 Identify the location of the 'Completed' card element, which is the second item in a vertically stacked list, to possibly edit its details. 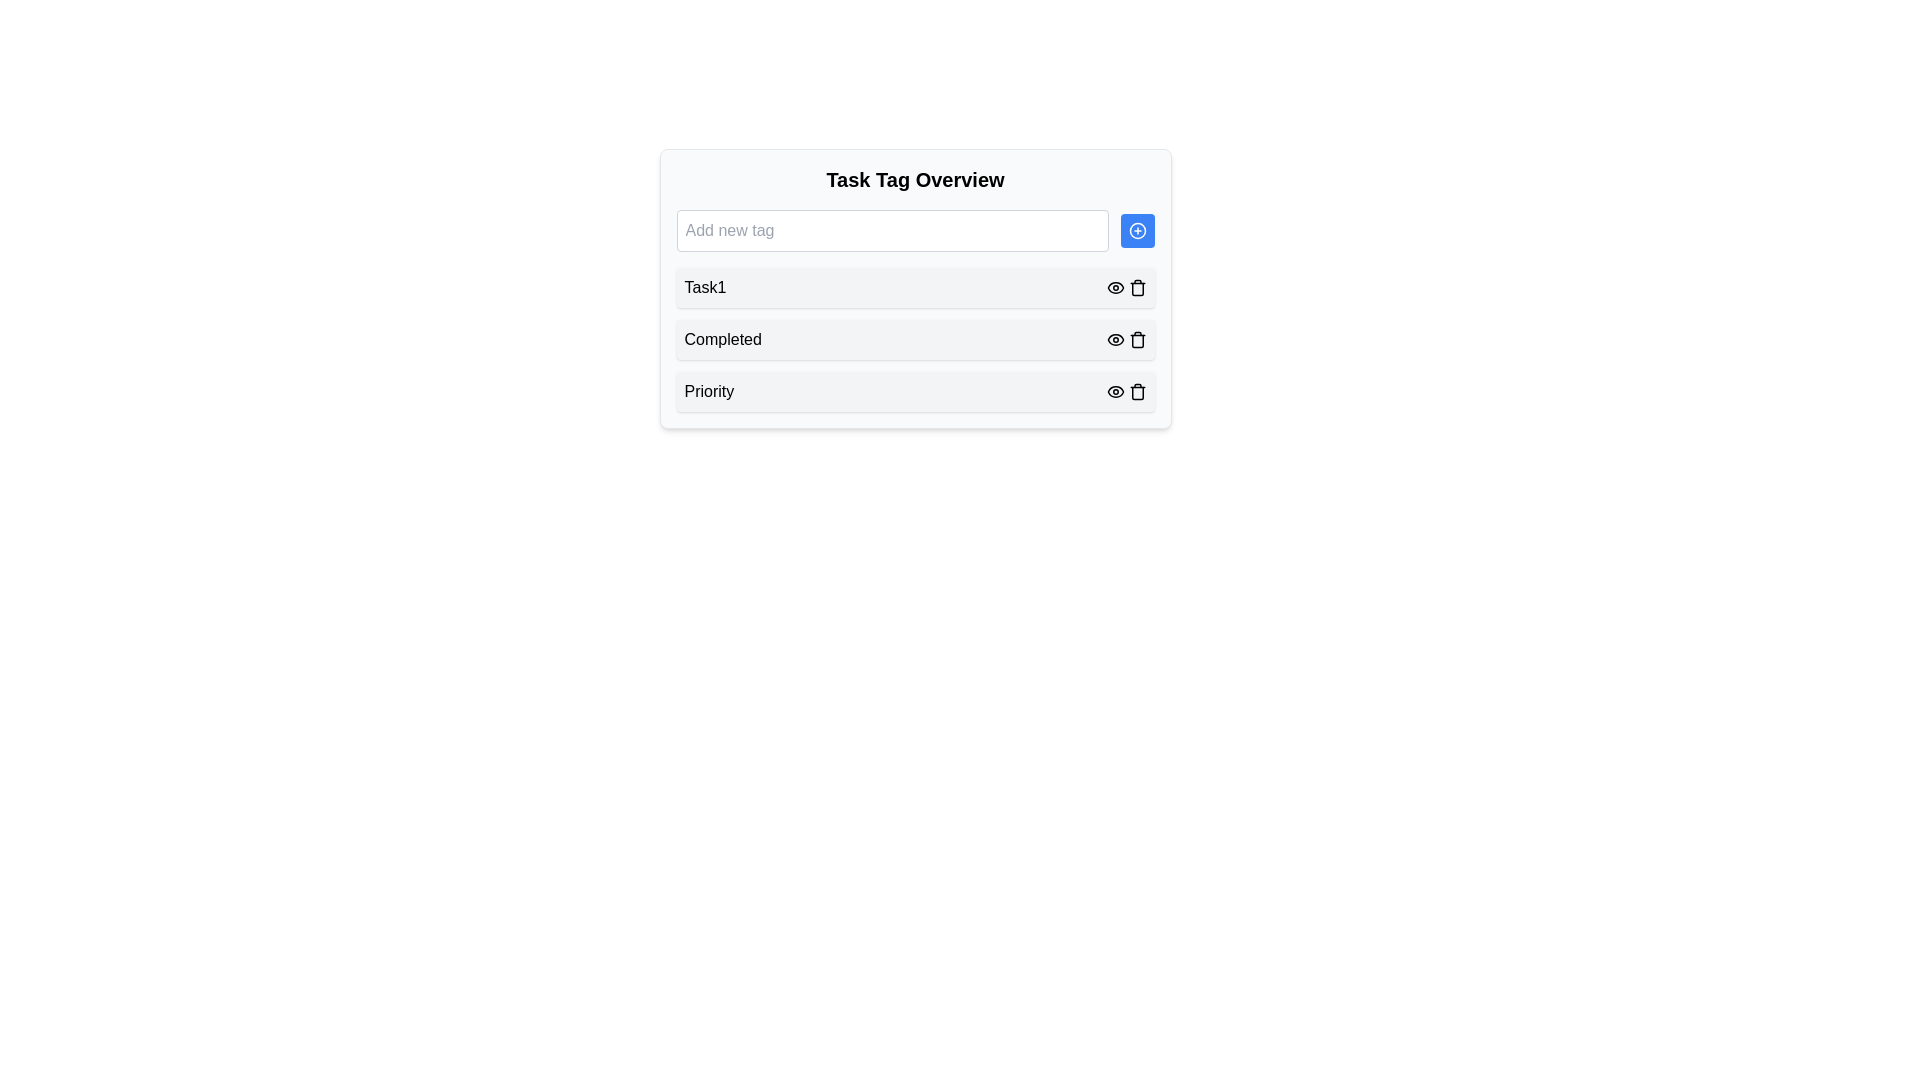
(914, 338).